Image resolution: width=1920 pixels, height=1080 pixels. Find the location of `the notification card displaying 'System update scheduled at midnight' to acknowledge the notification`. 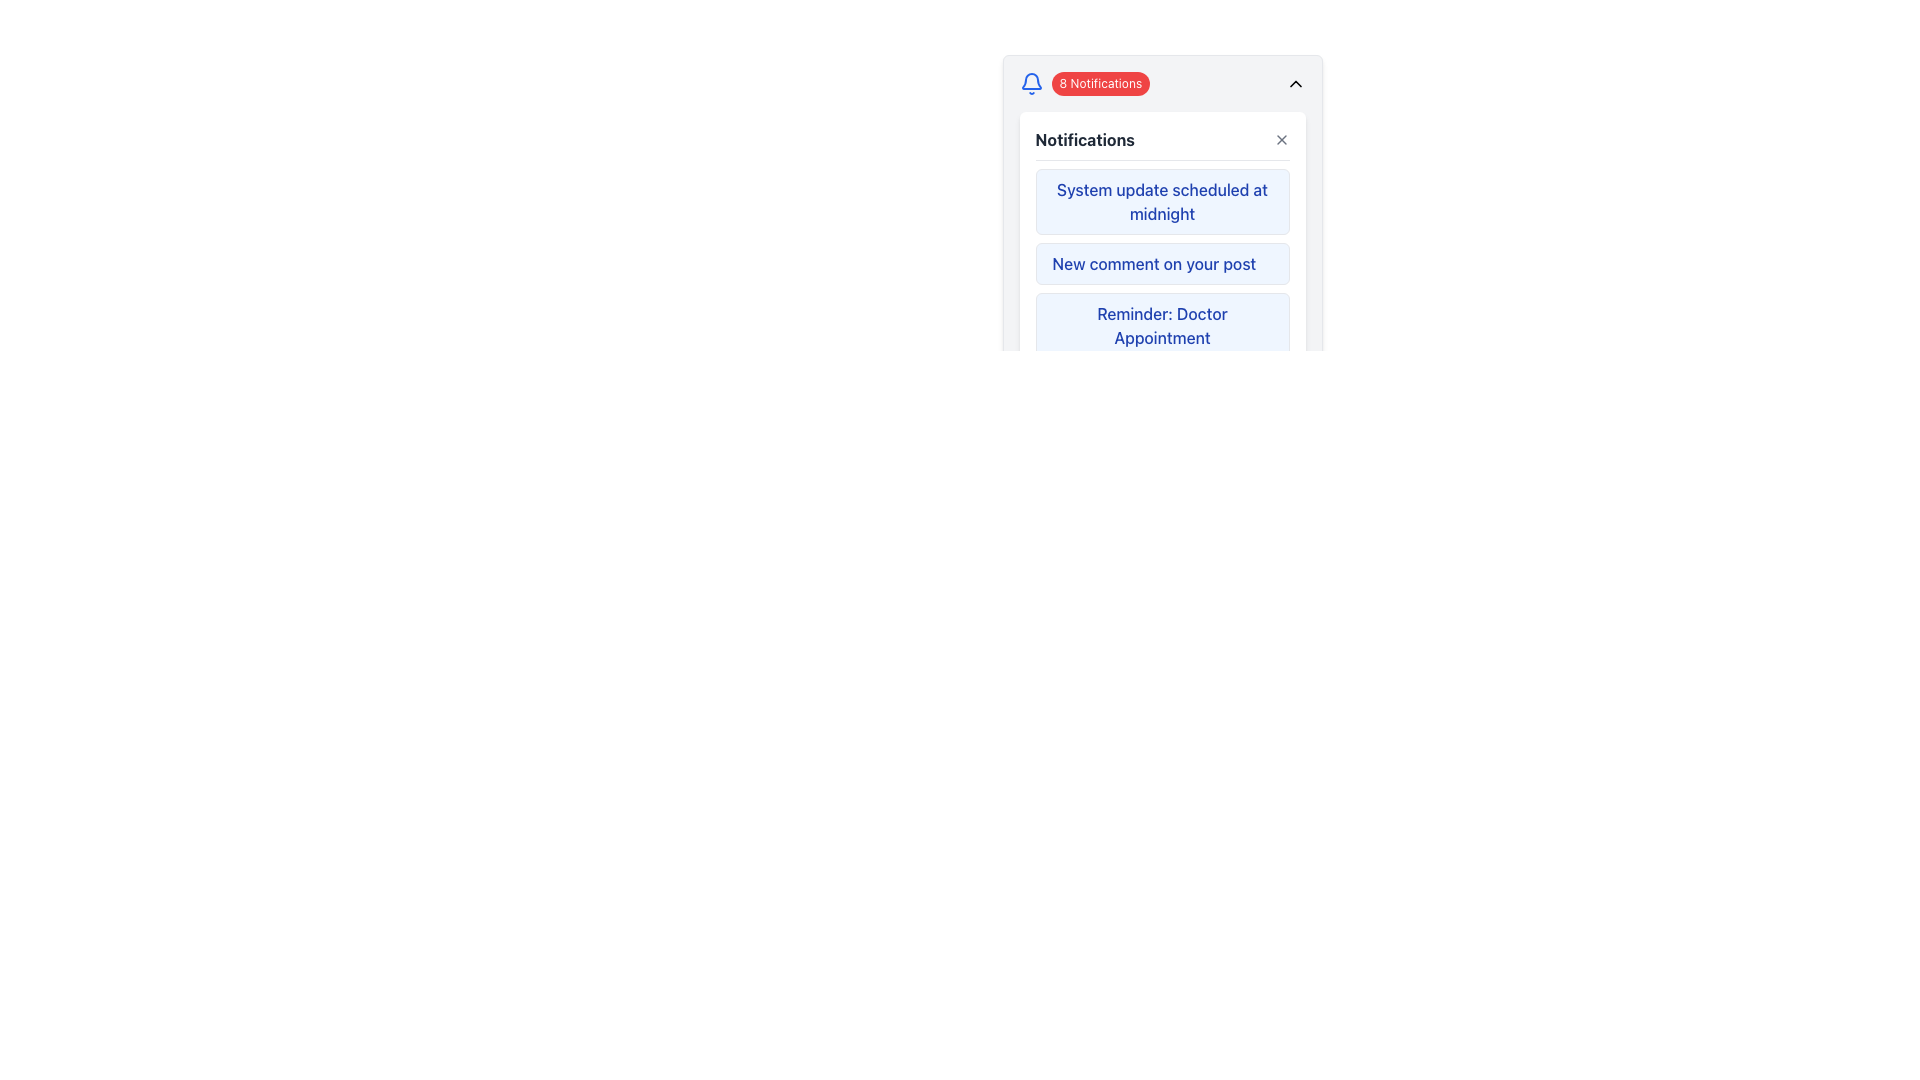

the notification card displaying 'System update scheduled at midnight' to acknowledge the notification is located at coordinates (1162, 223).